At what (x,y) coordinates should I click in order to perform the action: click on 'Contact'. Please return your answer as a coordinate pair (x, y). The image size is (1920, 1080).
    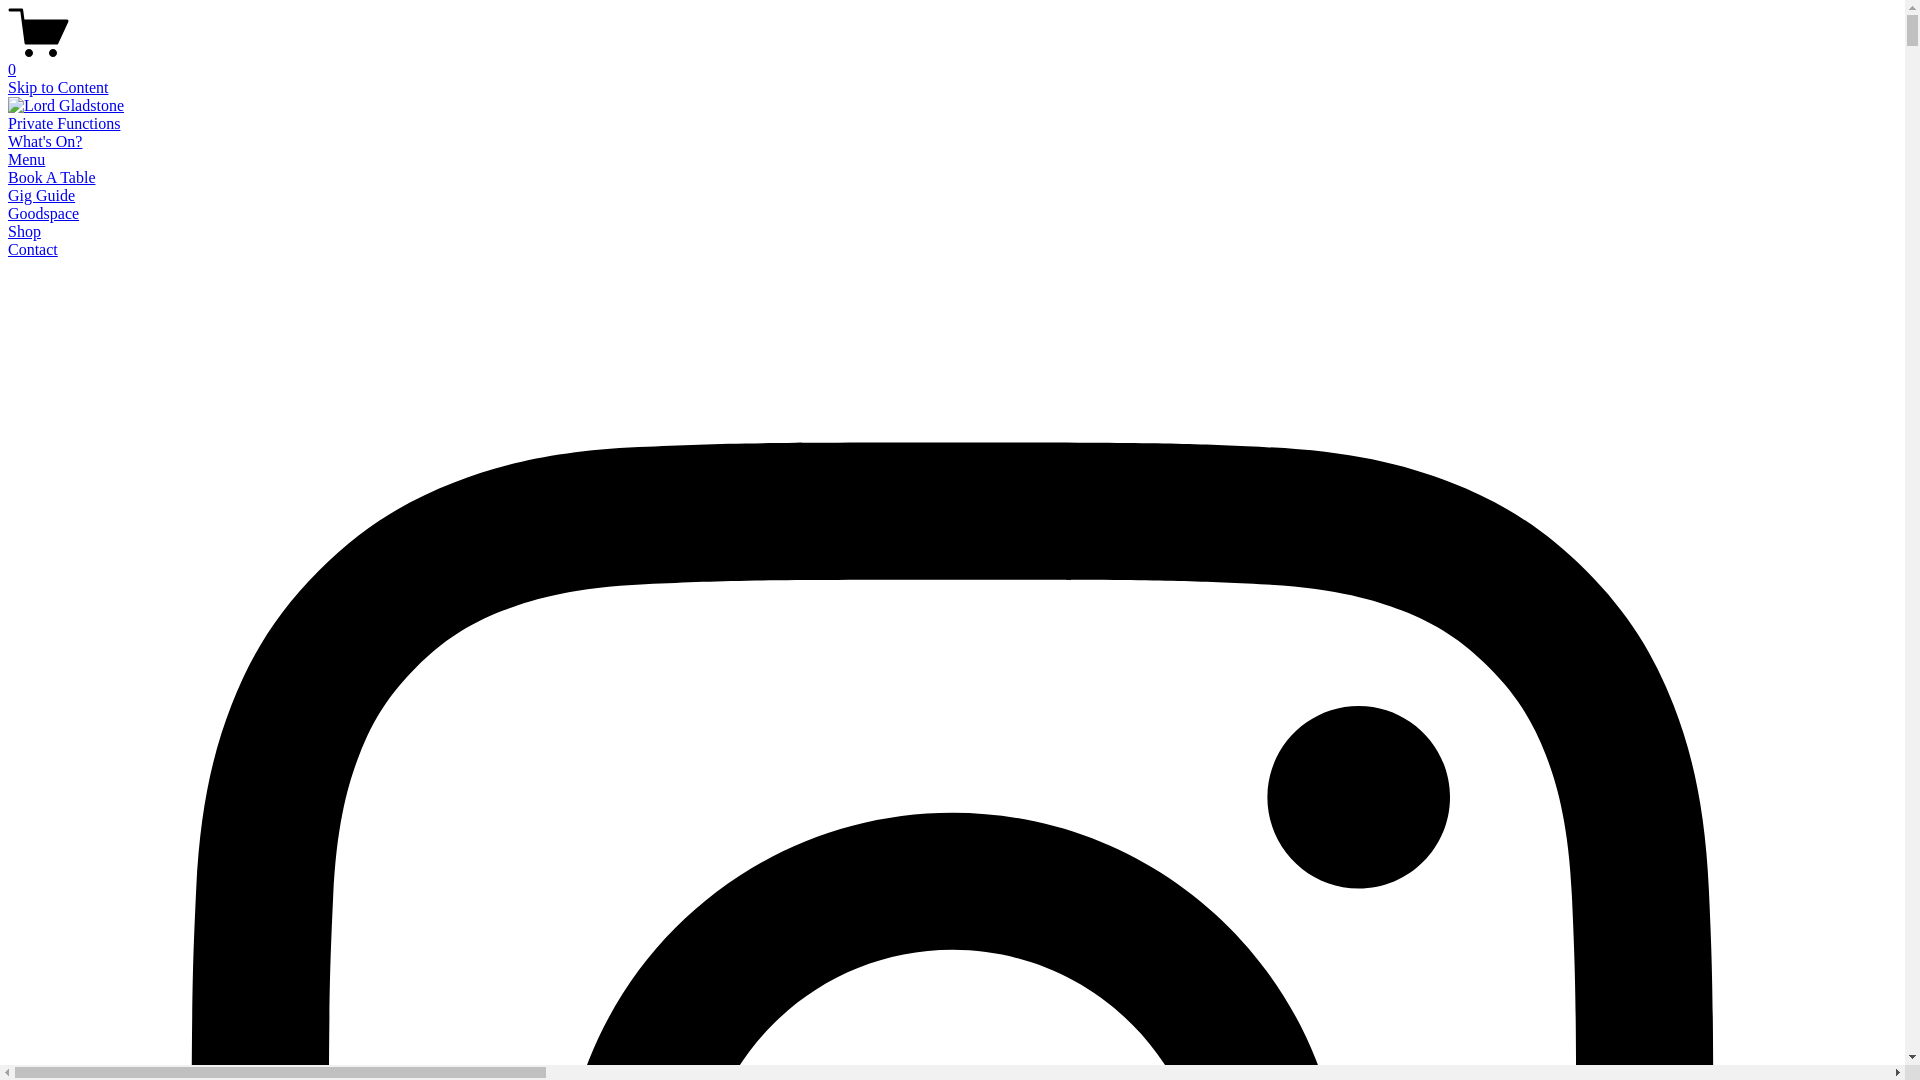
    Looking at the image, I should click on (33, 248).